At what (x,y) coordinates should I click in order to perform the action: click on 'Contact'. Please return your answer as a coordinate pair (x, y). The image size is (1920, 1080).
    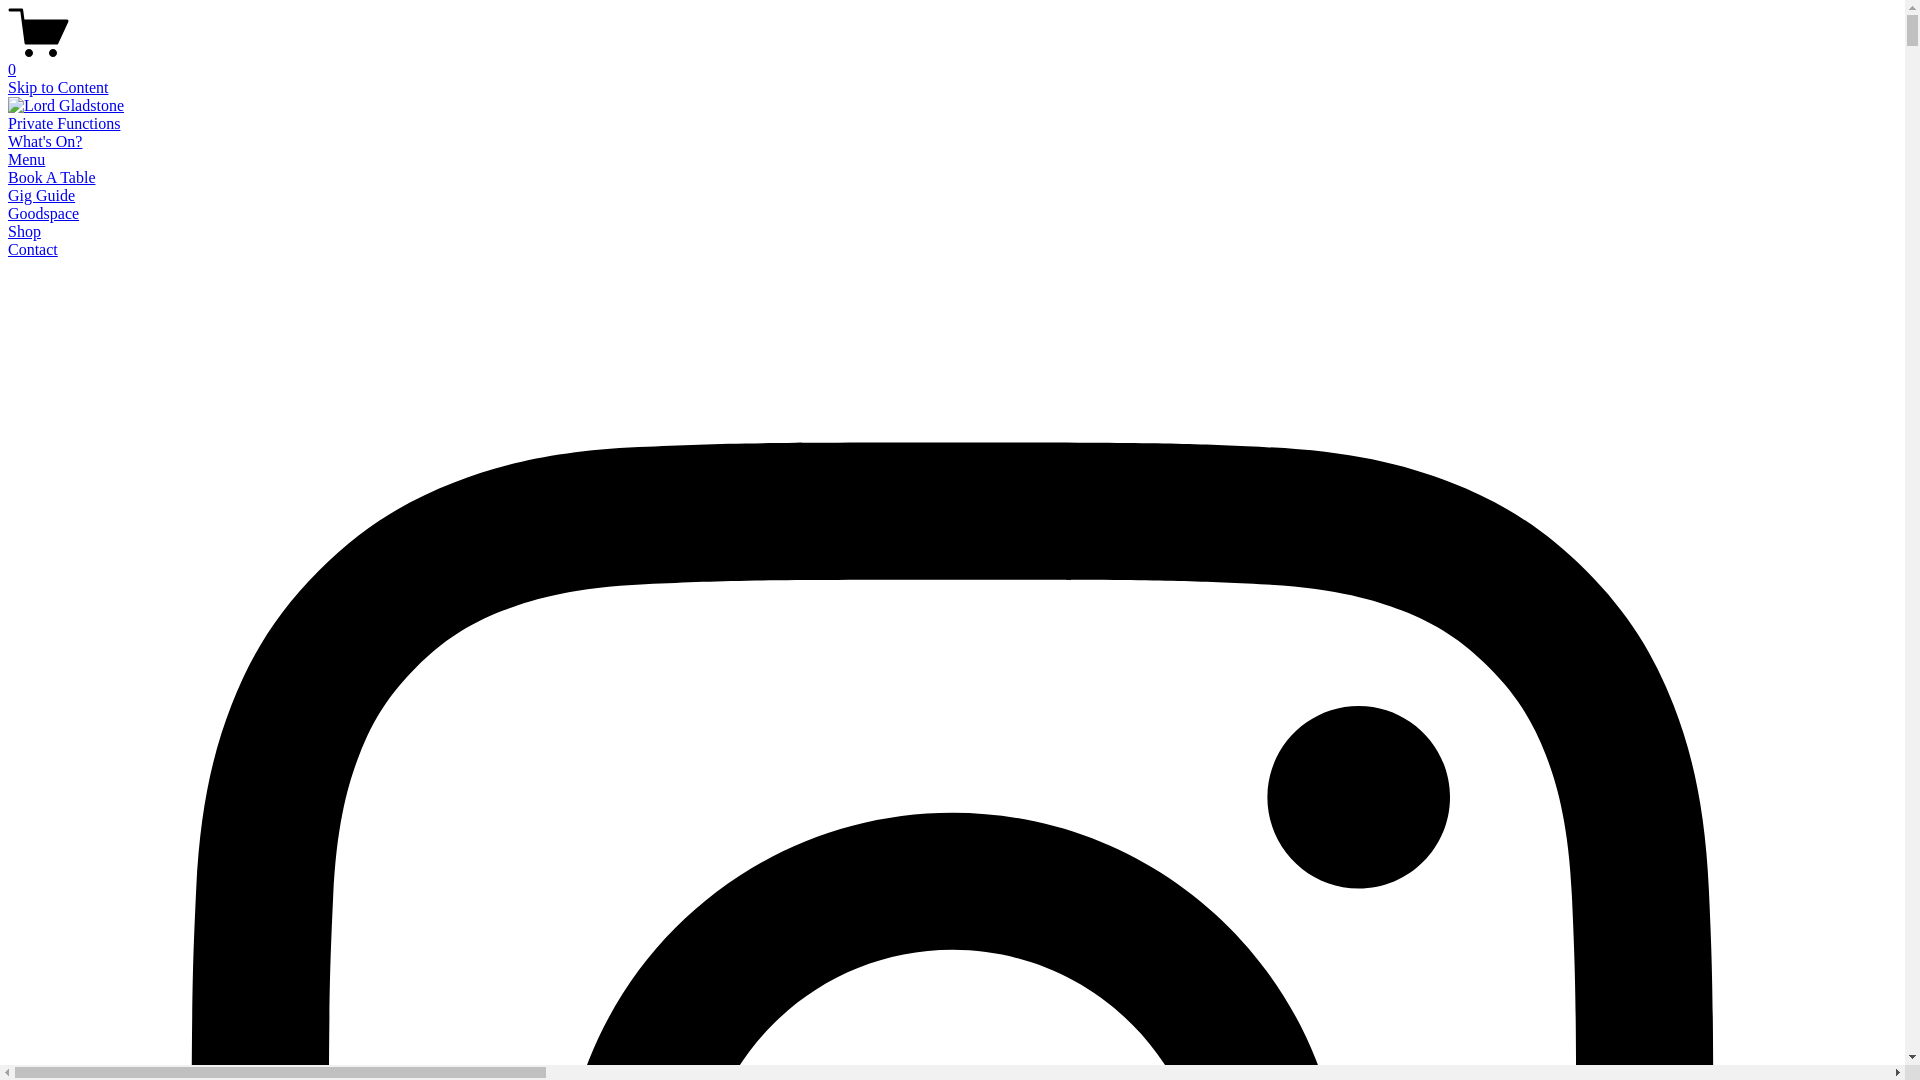
    Looking at the image, I should click on (33, 248).